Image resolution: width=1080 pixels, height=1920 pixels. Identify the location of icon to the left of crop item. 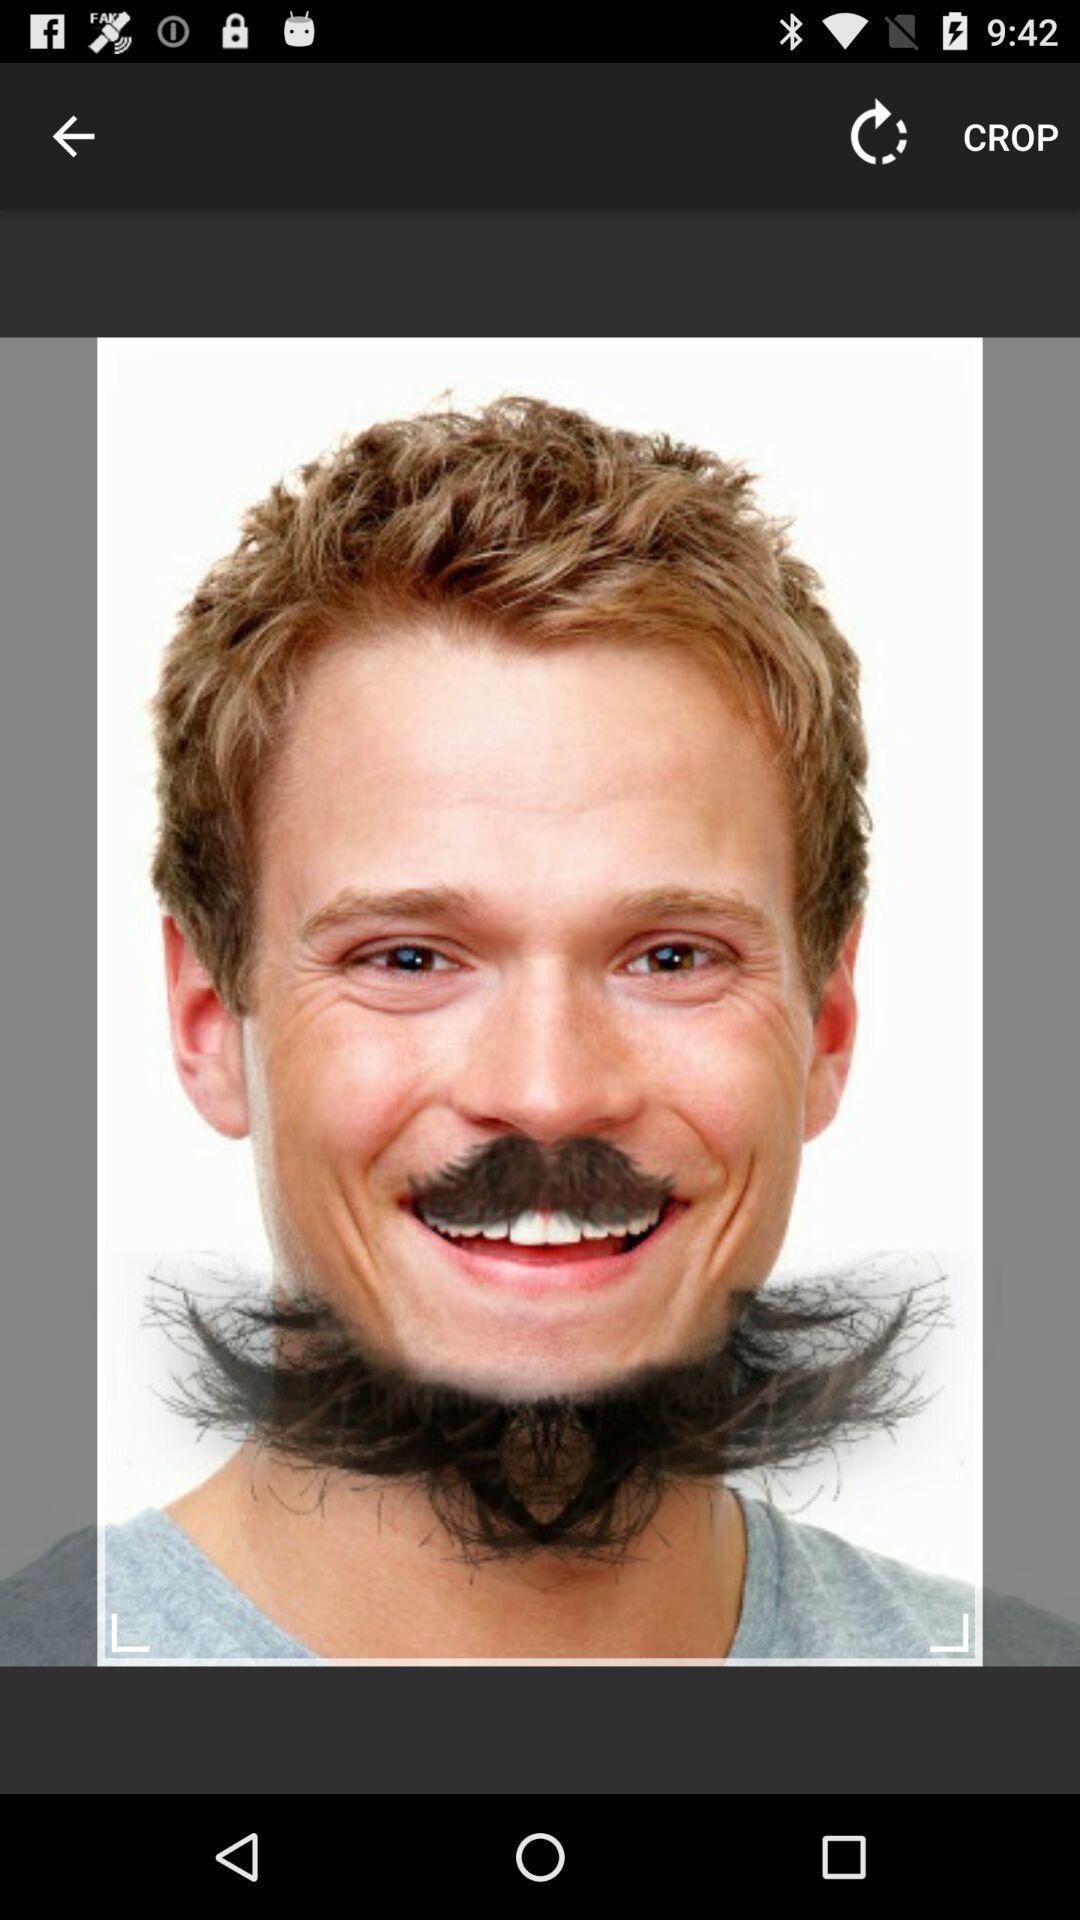
(878, 135).